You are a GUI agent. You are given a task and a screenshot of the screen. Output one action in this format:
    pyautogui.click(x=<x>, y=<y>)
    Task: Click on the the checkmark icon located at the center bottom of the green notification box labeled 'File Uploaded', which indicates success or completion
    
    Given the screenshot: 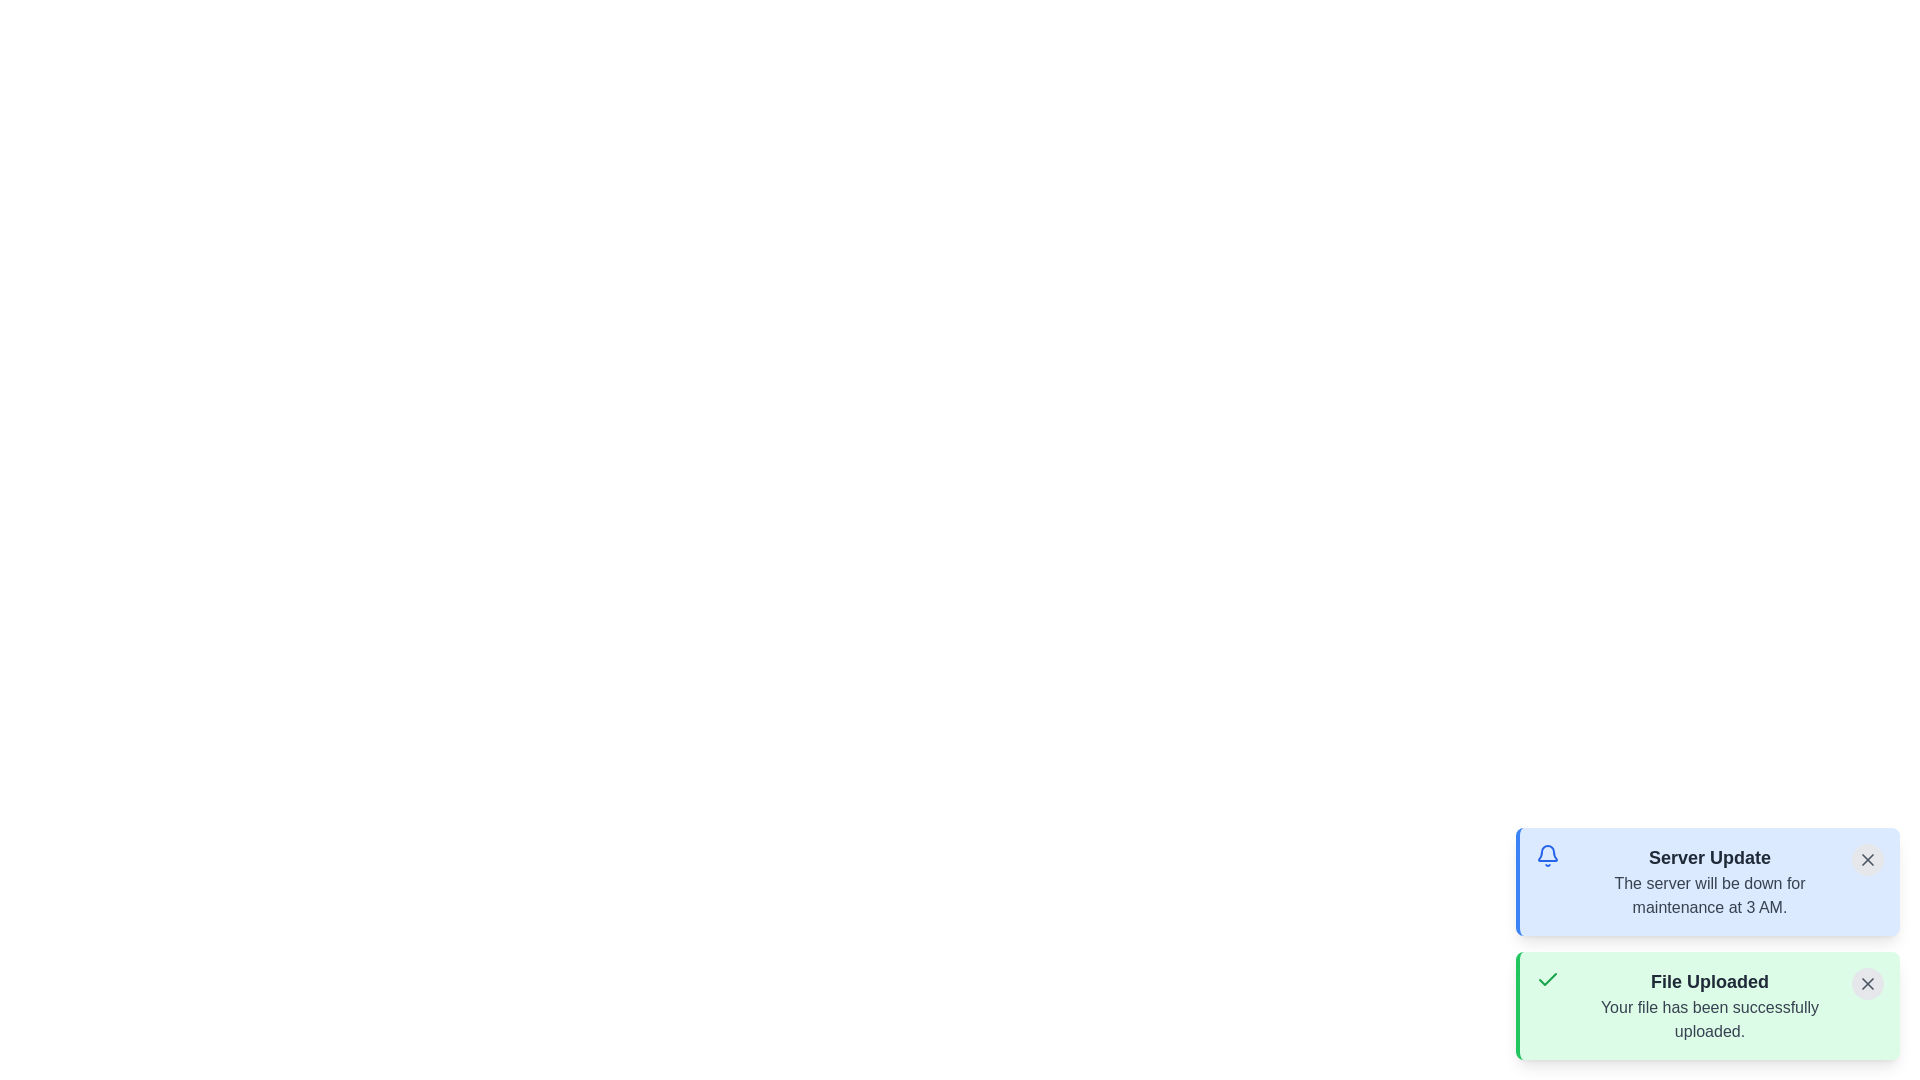 What is the action you would take?
    pyautogui.click(x=1547, y=978)
    